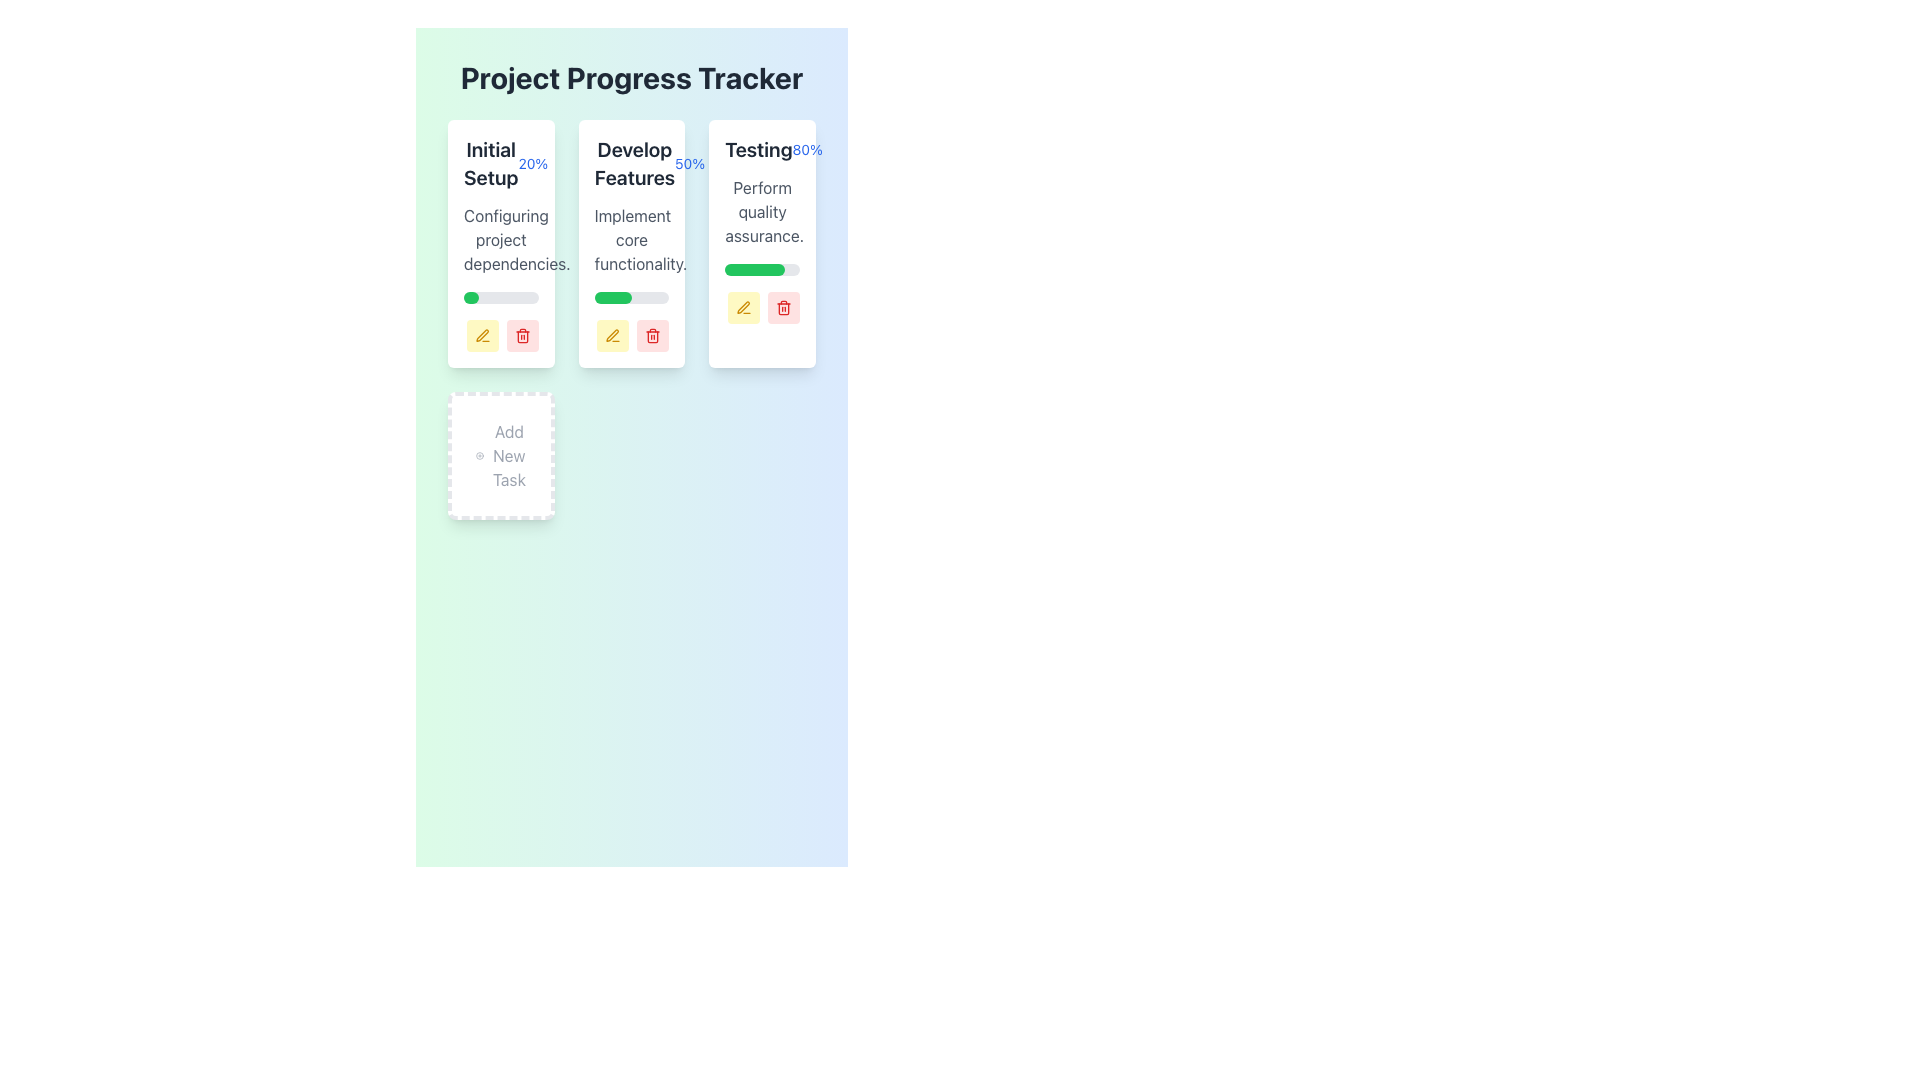 The width and height of the screenshot is (1920, 1080). Describe the element at coordinates (631, 163) in the screenshot. I see `the Text Label that provides information about the task title and its completion percentage within the 'Develop Features' card in the project's progress tracking section` at that location.